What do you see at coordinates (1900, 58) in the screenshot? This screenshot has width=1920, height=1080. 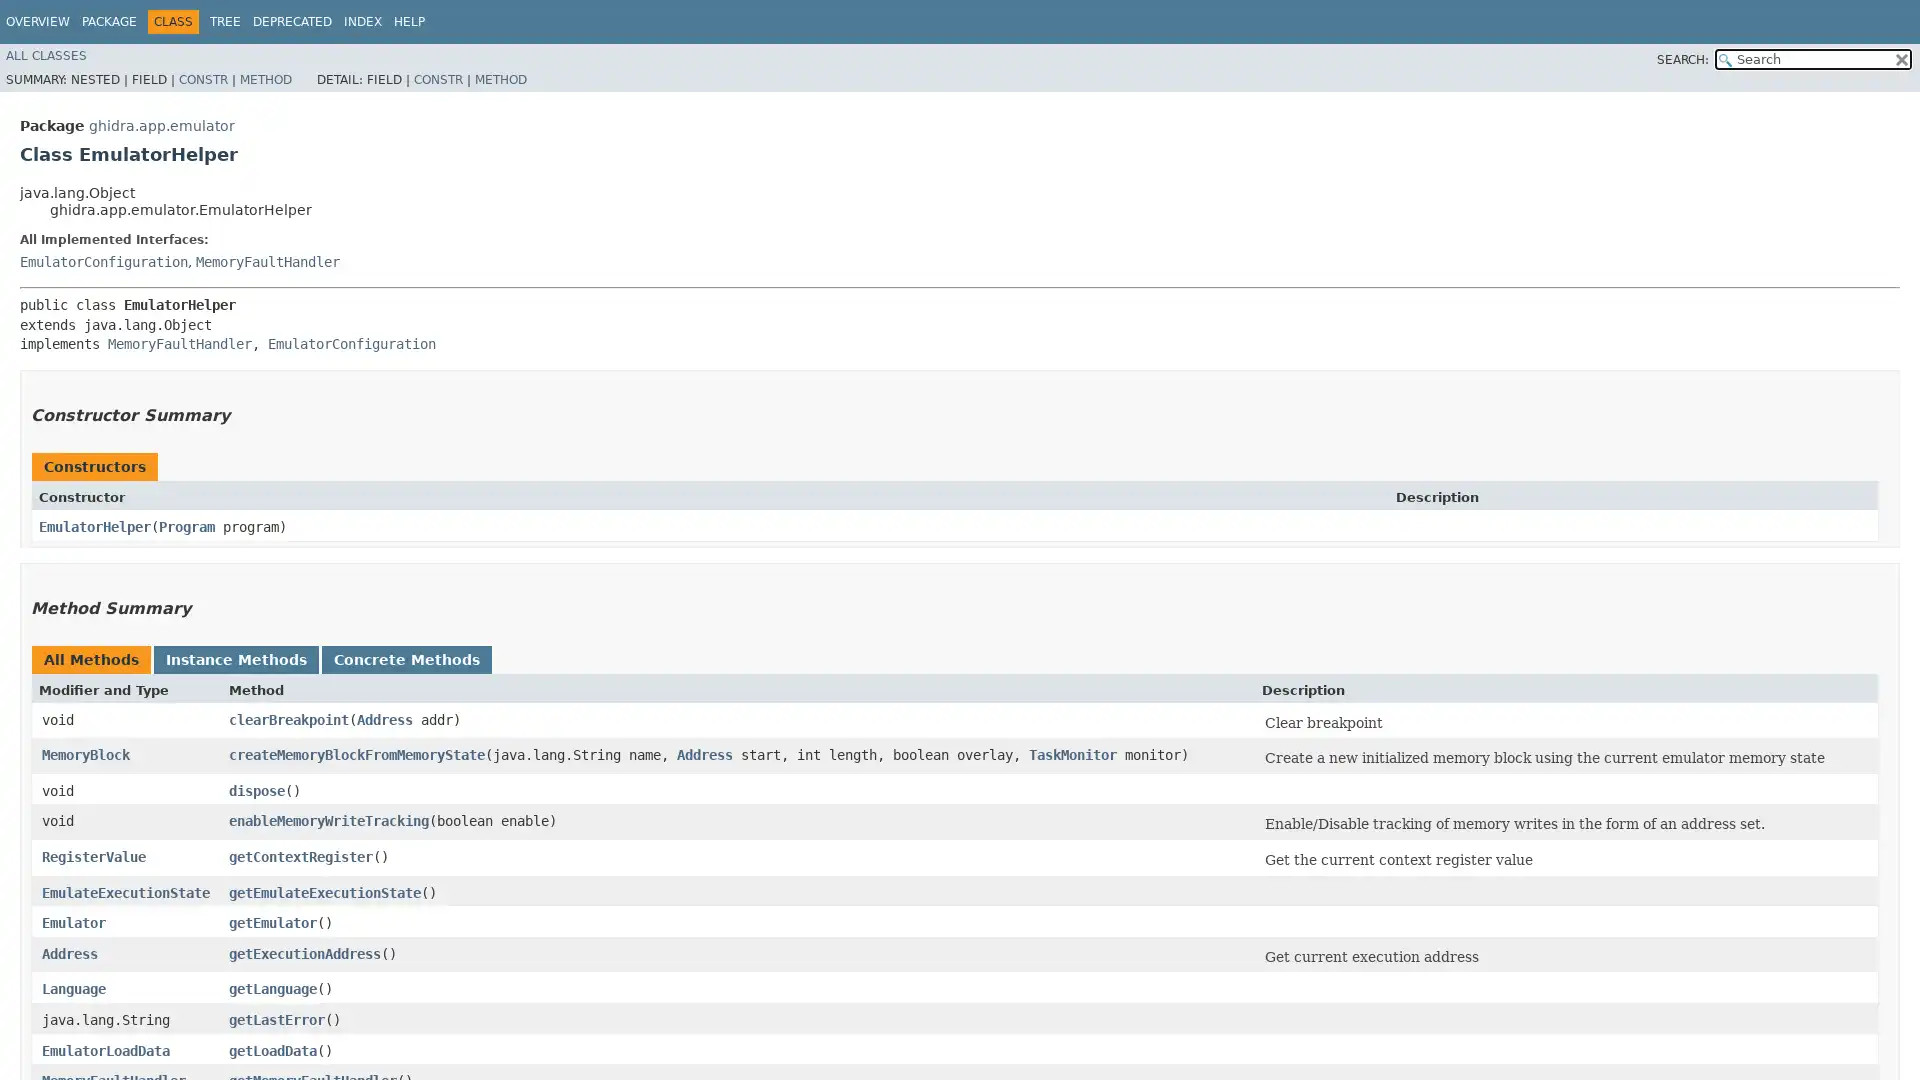 I see `reset` at bounding box center [1900, 58].